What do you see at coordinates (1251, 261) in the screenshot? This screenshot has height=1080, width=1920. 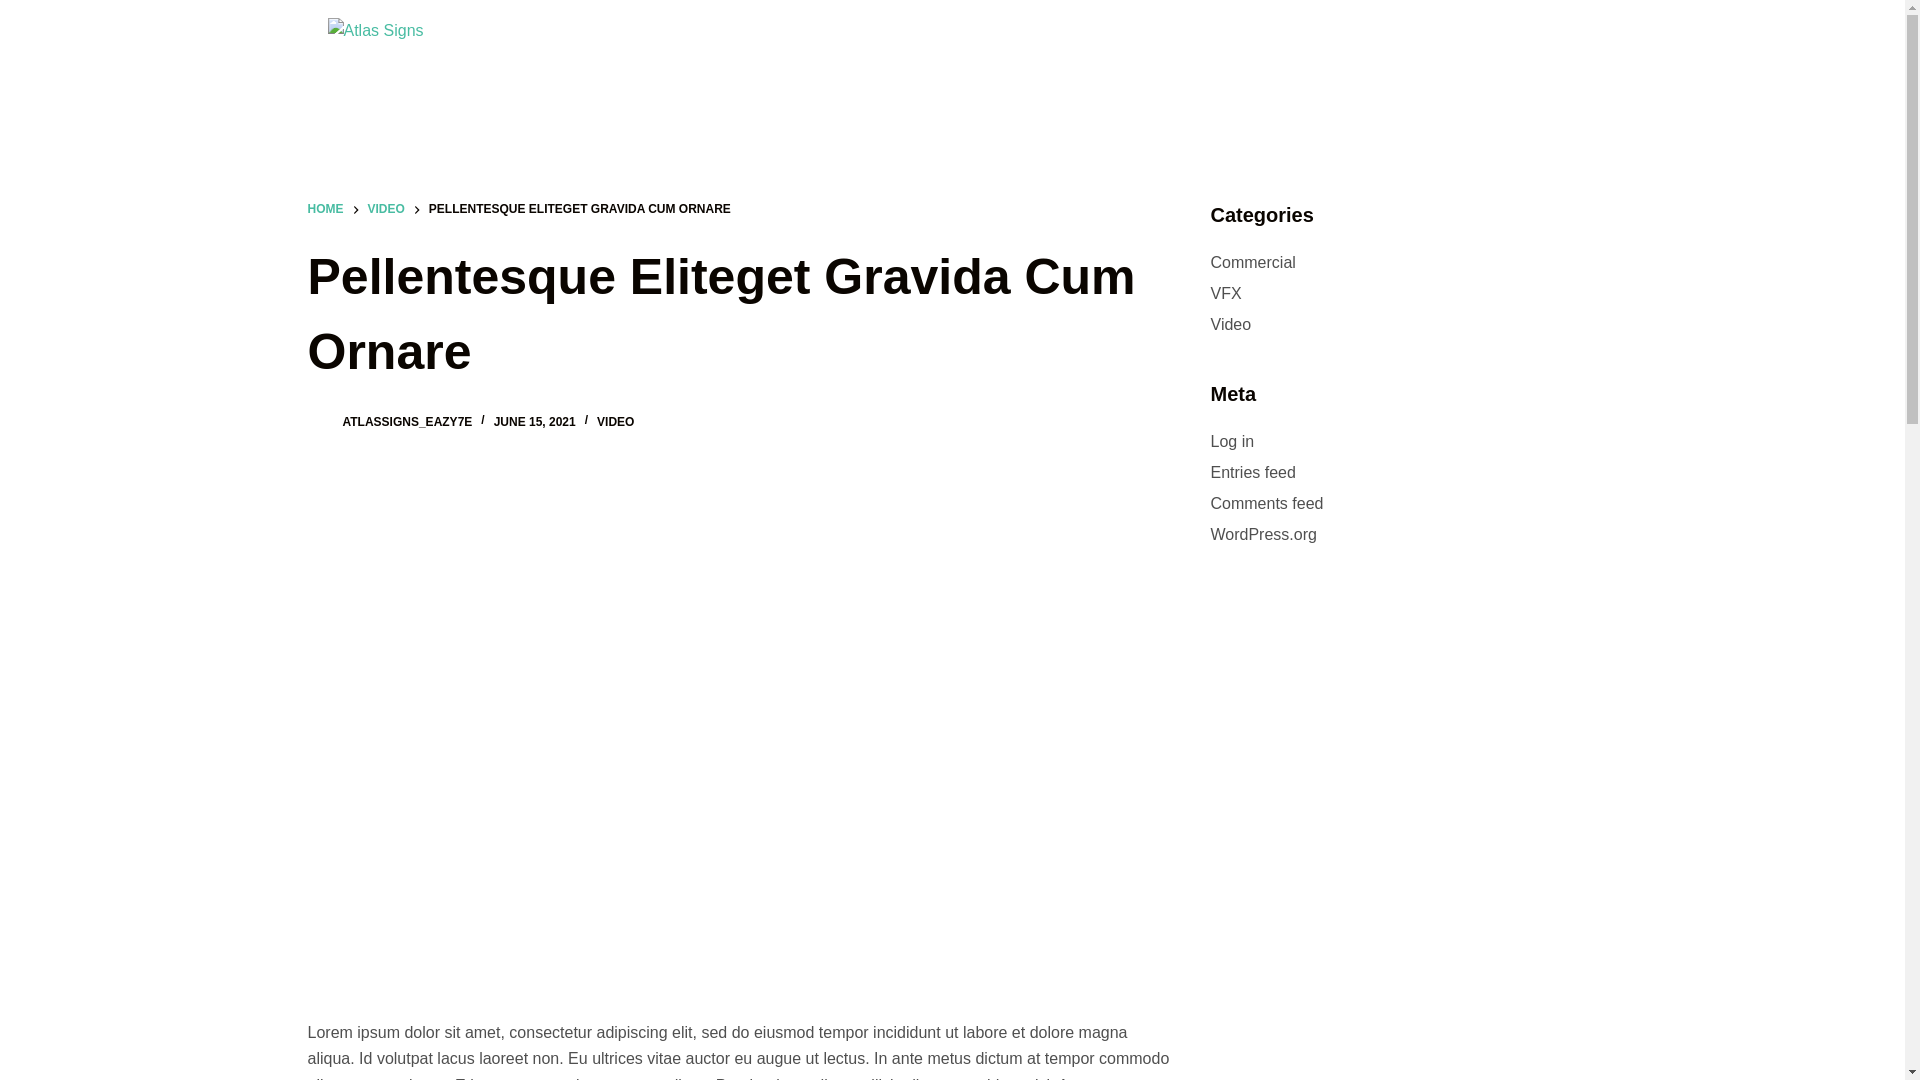 I see `'Commercial'` at bounding box center [1251, 261].